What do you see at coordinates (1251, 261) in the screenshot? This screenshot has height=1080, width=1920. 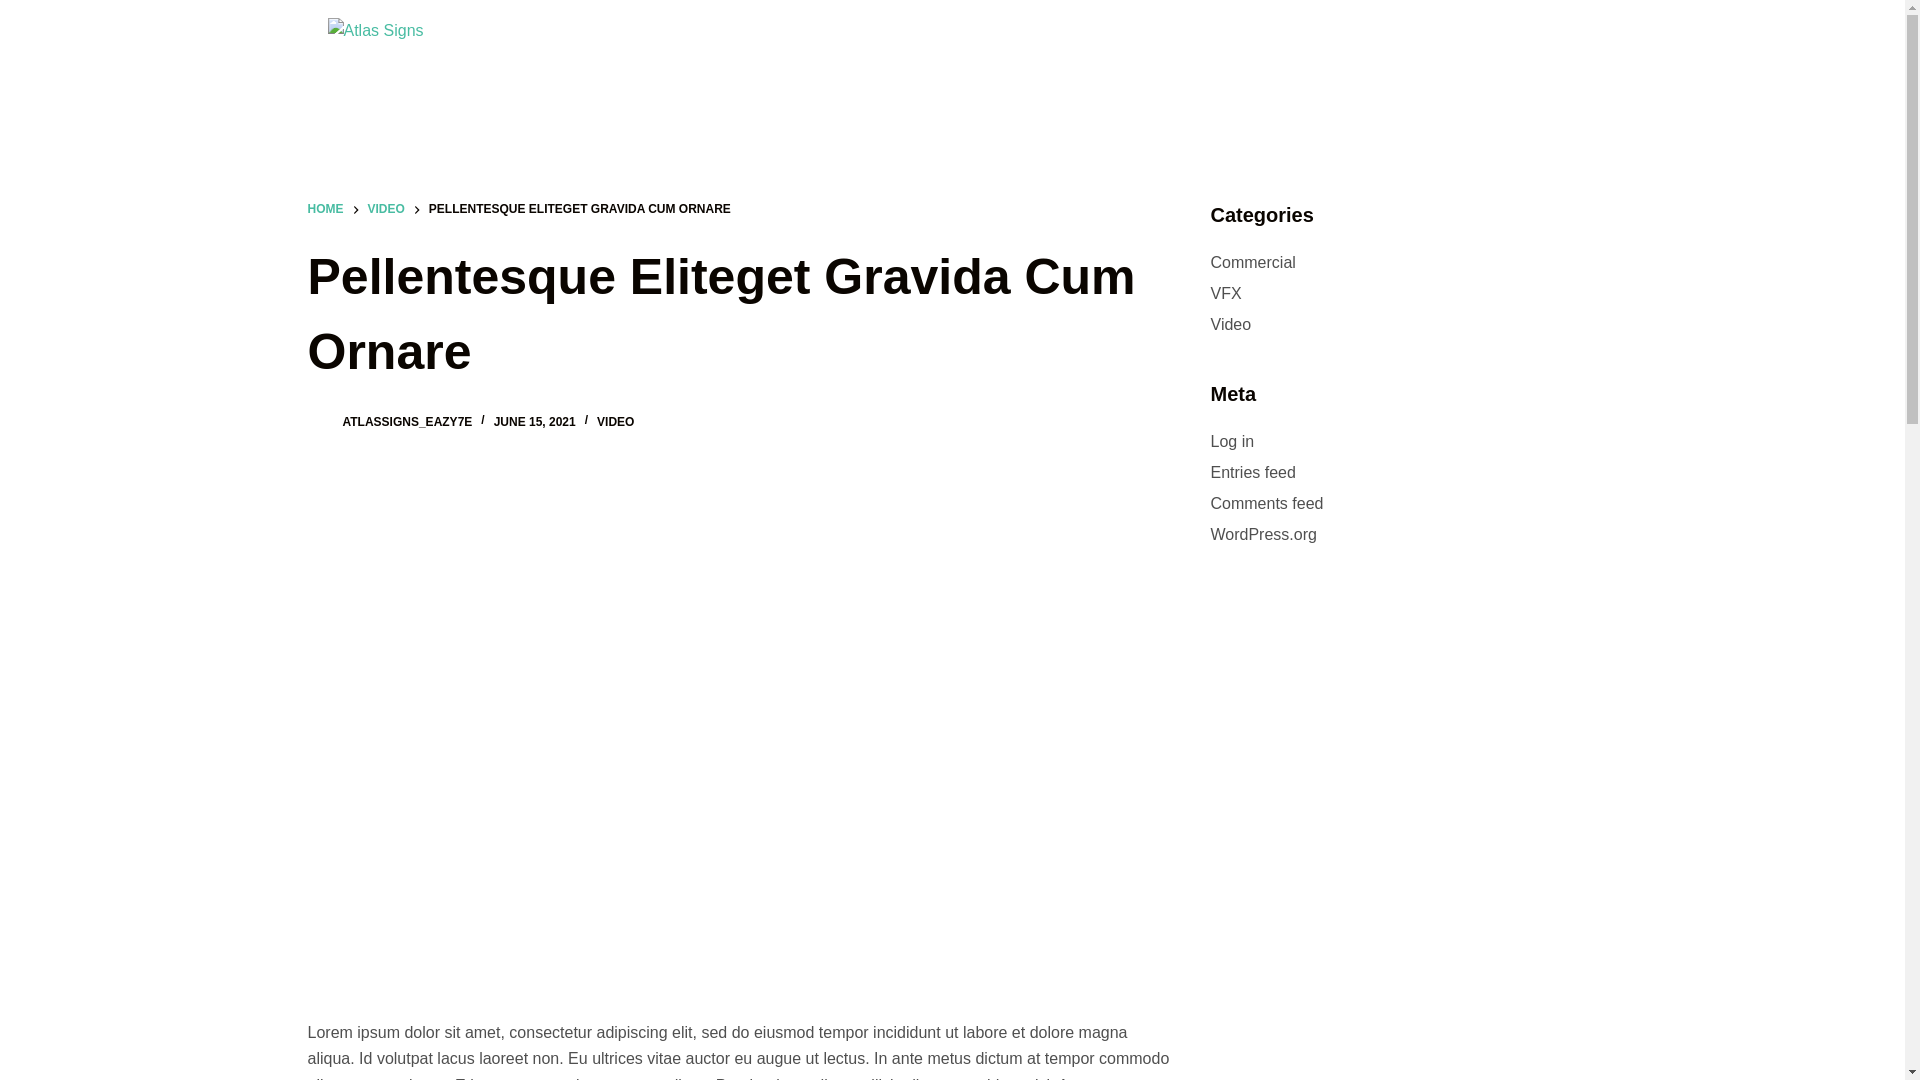 I see `'Commercial'` at bounding box center [1251, 261].